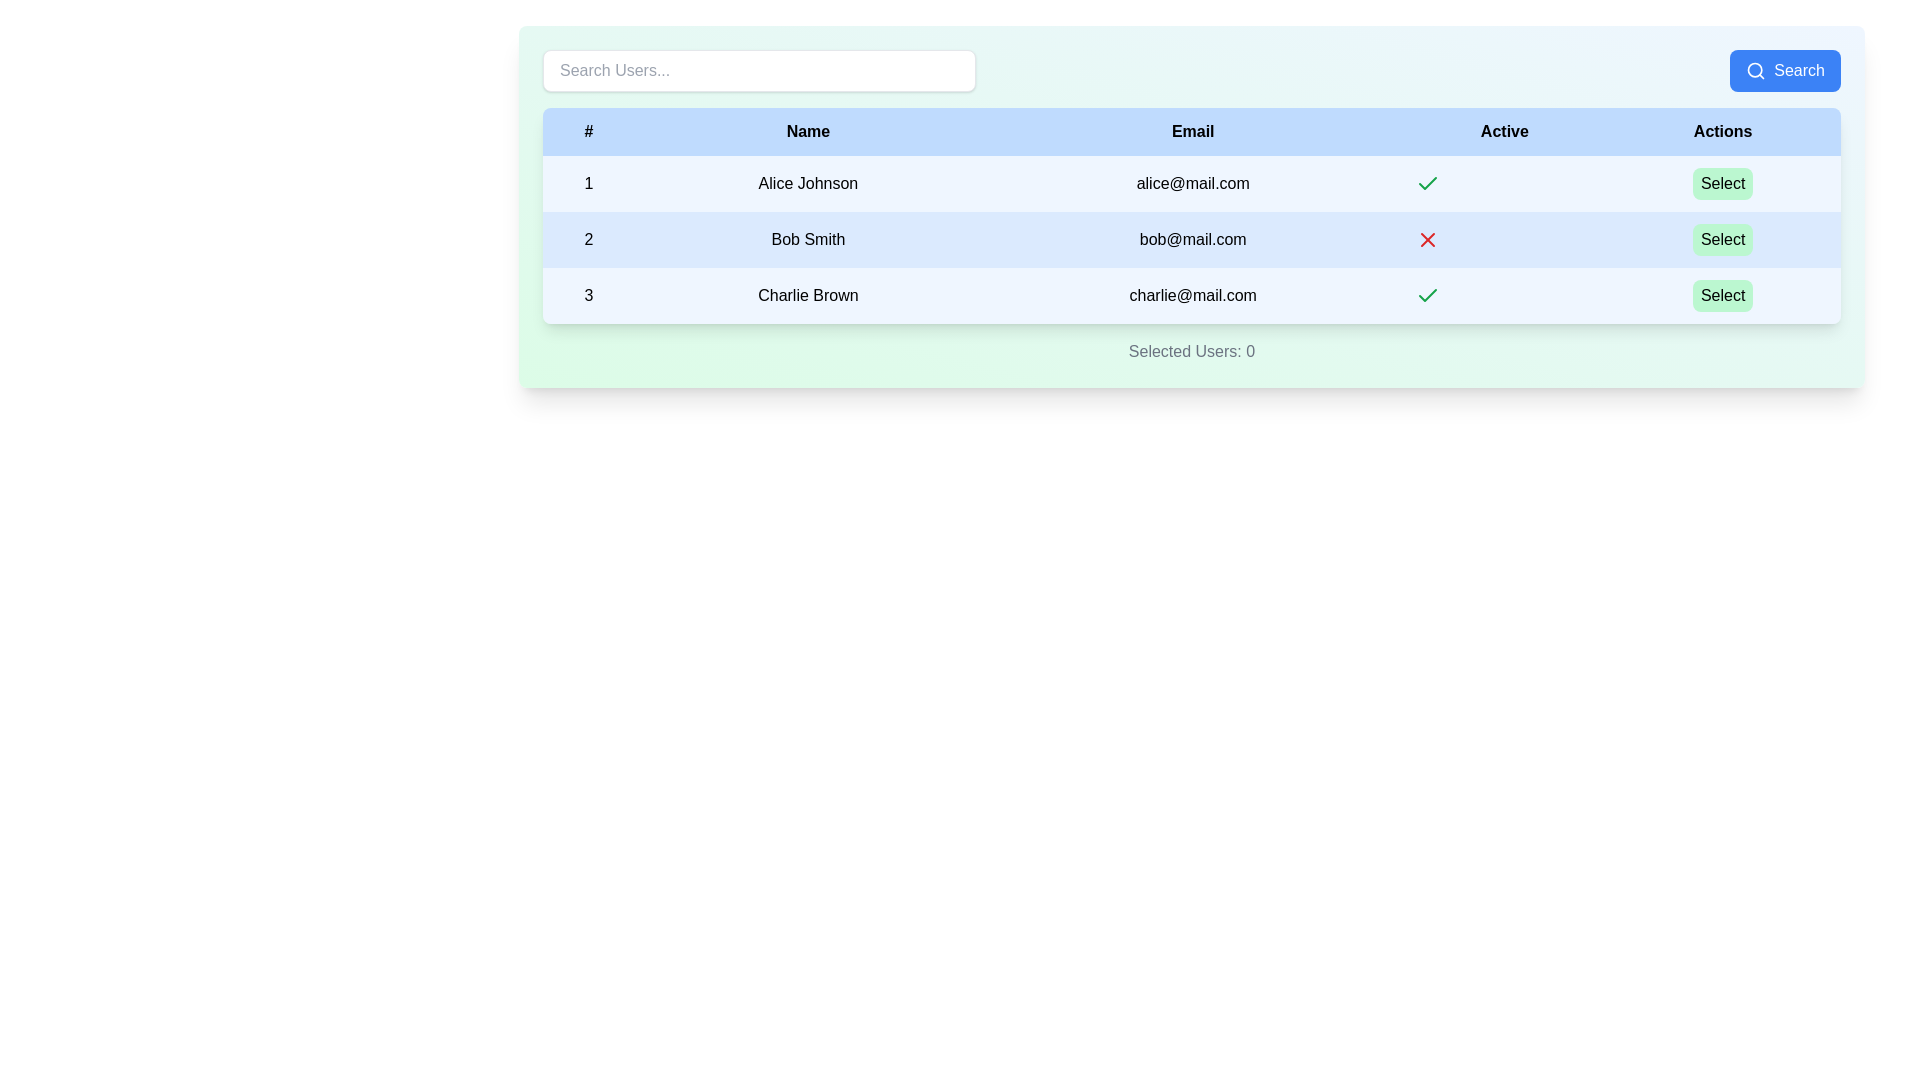 This screenshot has height=1080, width=1920. What do you see at coordinates (1191, 350) in the screenshot?
I see `the text display that reads 'Selected Users: 0', styled in gray at the bottom of the panel` at bounding box center [1191, 350].